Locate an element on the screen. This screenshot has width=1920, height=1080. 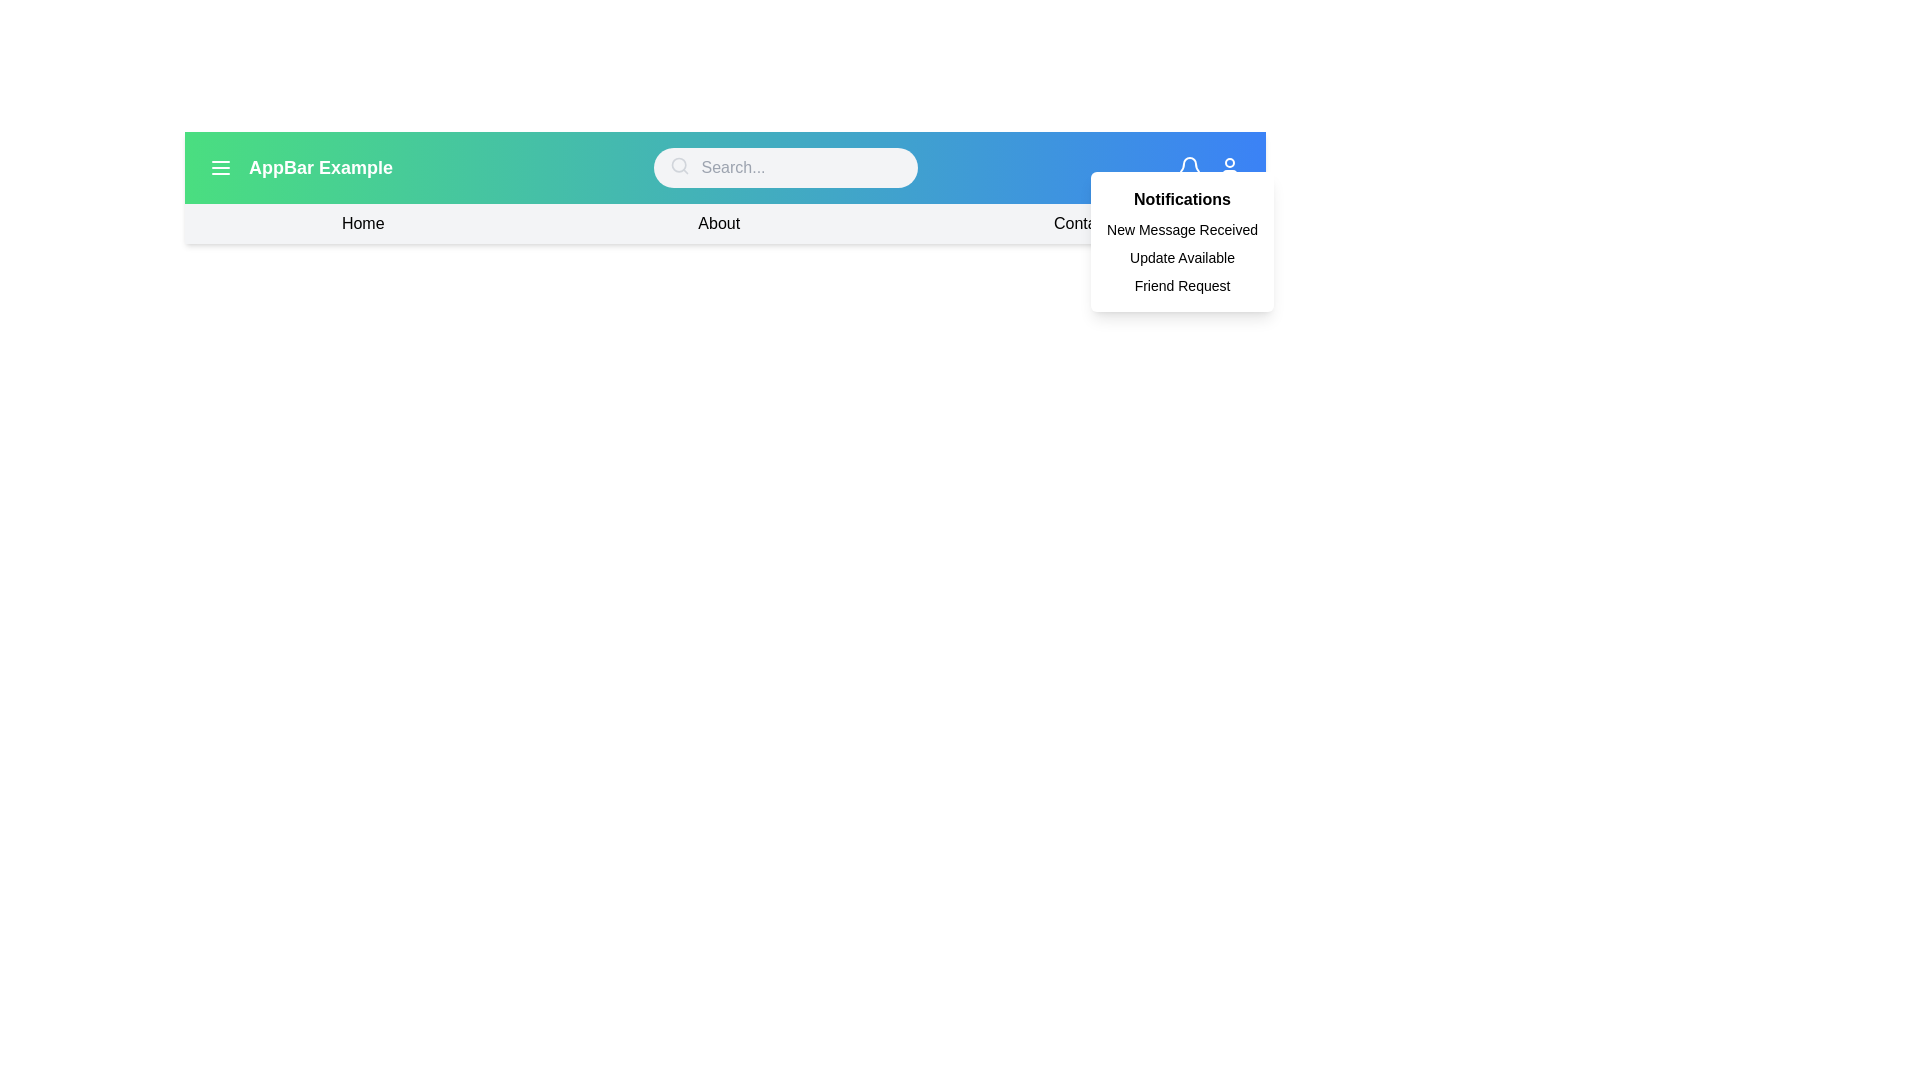
the menu icon to toggle the menu visibility is located at coordinates (220, 167).